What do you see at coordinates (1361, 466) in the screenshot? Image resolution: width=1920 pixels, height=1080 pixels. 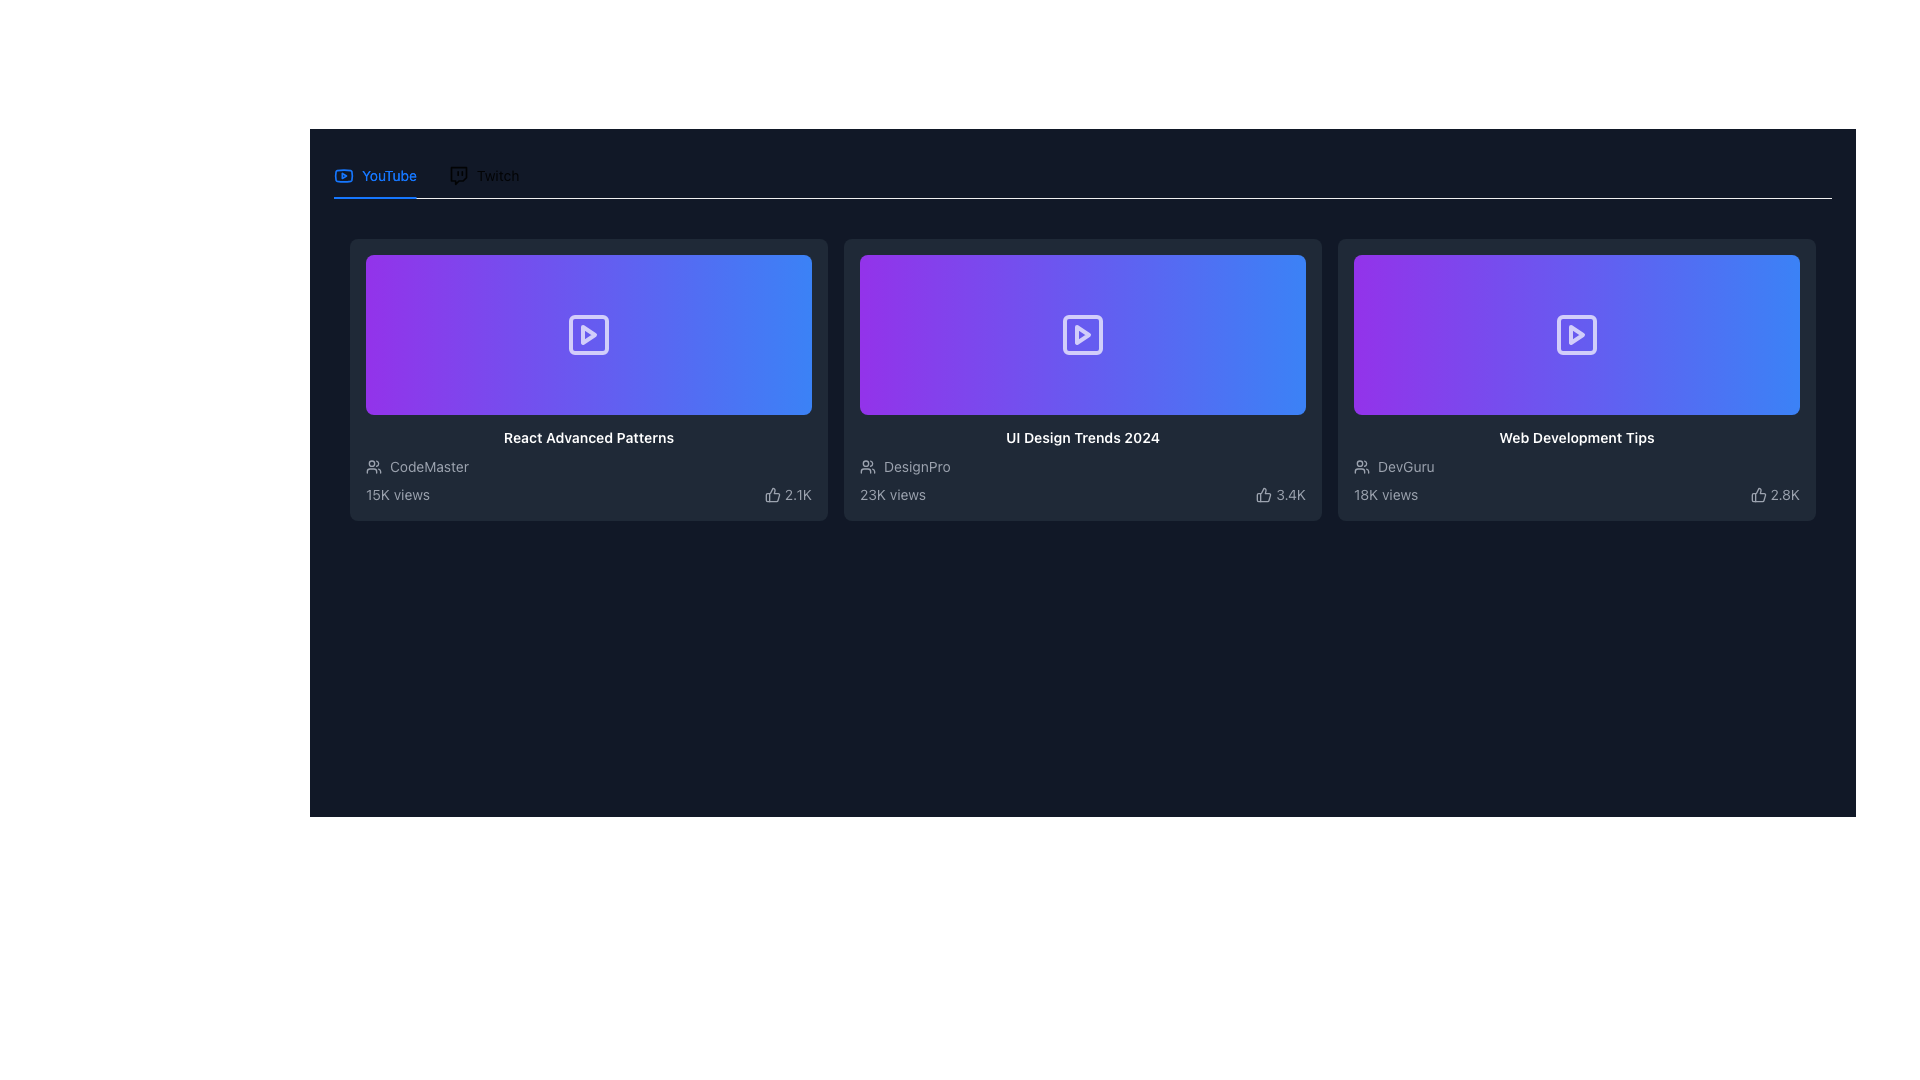 I see `the SVG icon that represents a group or community, located at the leftmost side of the row in the card labeled 'Web Development Tips'` at bounding box center [1361, 466].